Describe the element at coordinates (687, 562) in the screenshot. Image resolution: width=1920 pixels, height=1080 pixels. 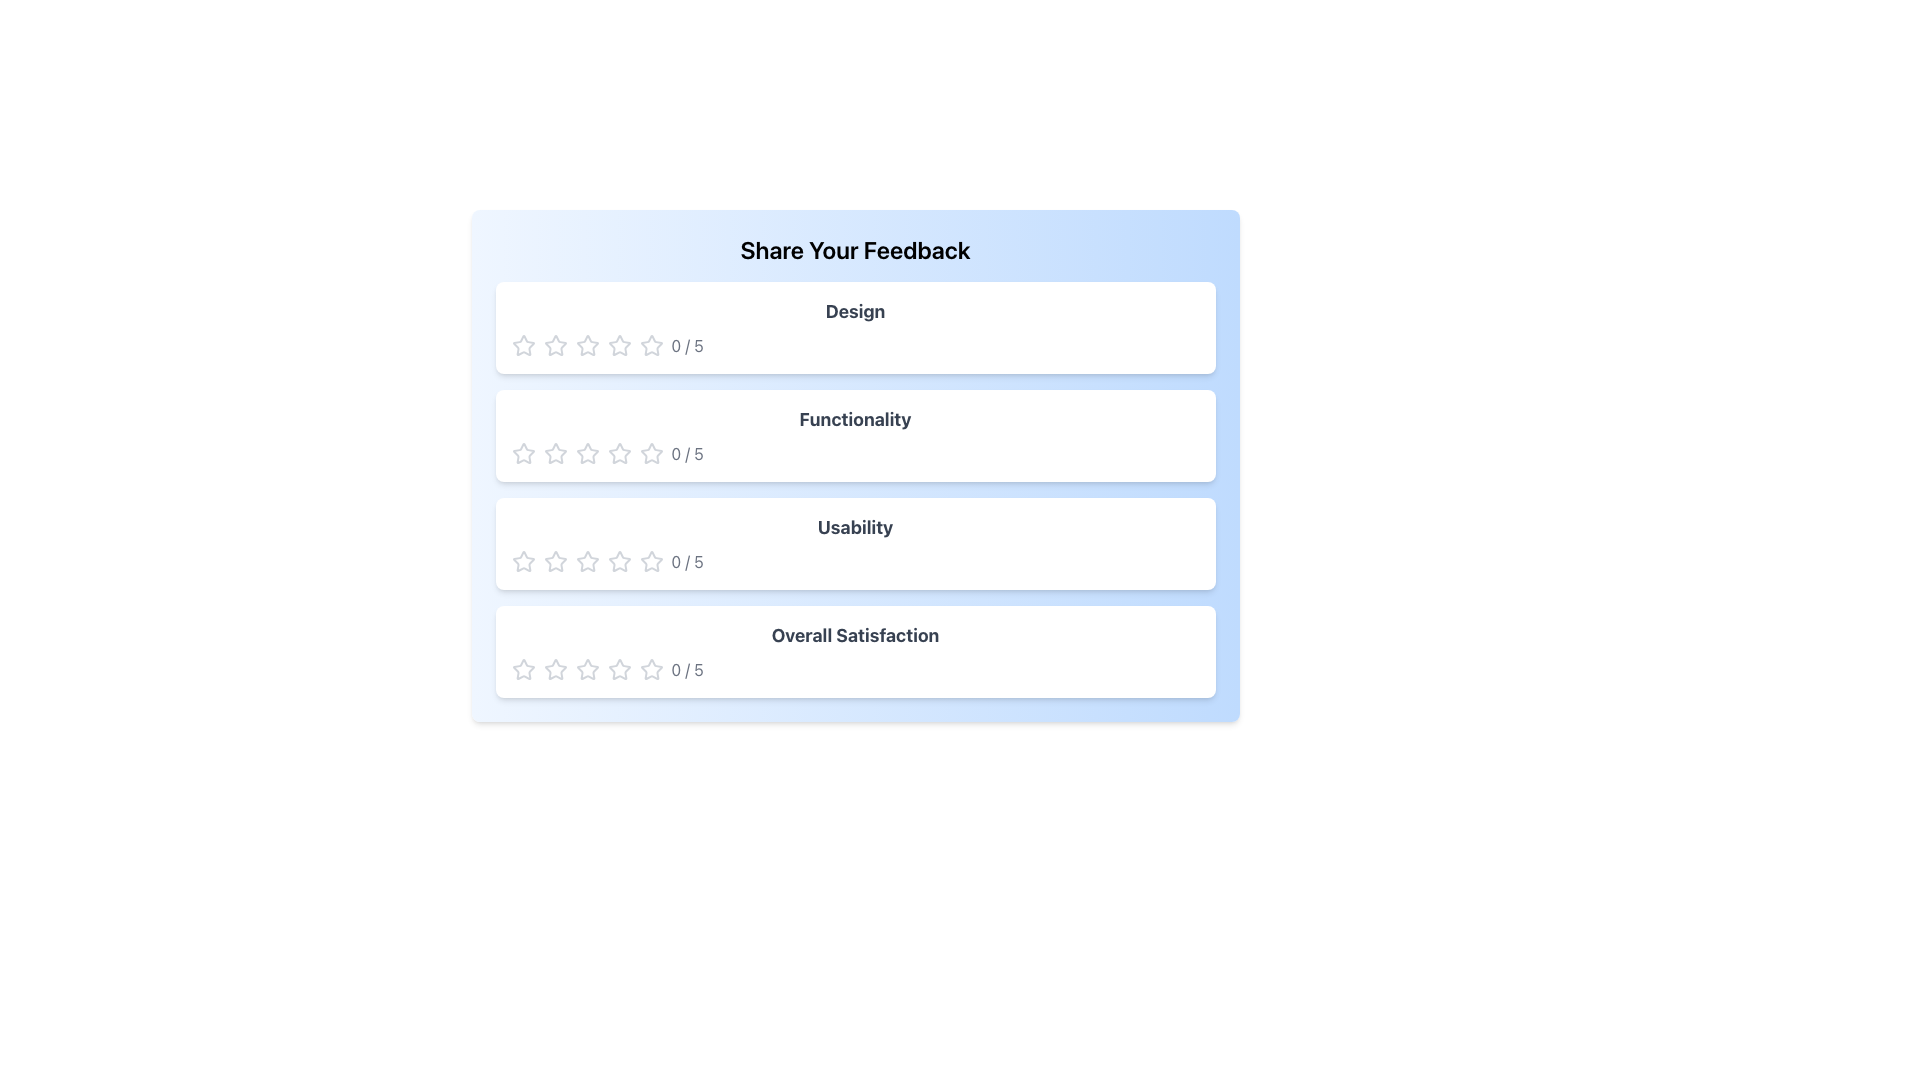
I see `the text label displaying the current rating ('0/5') which is located next to the interactive star icons in the 'Usability' feedback section` at that location.